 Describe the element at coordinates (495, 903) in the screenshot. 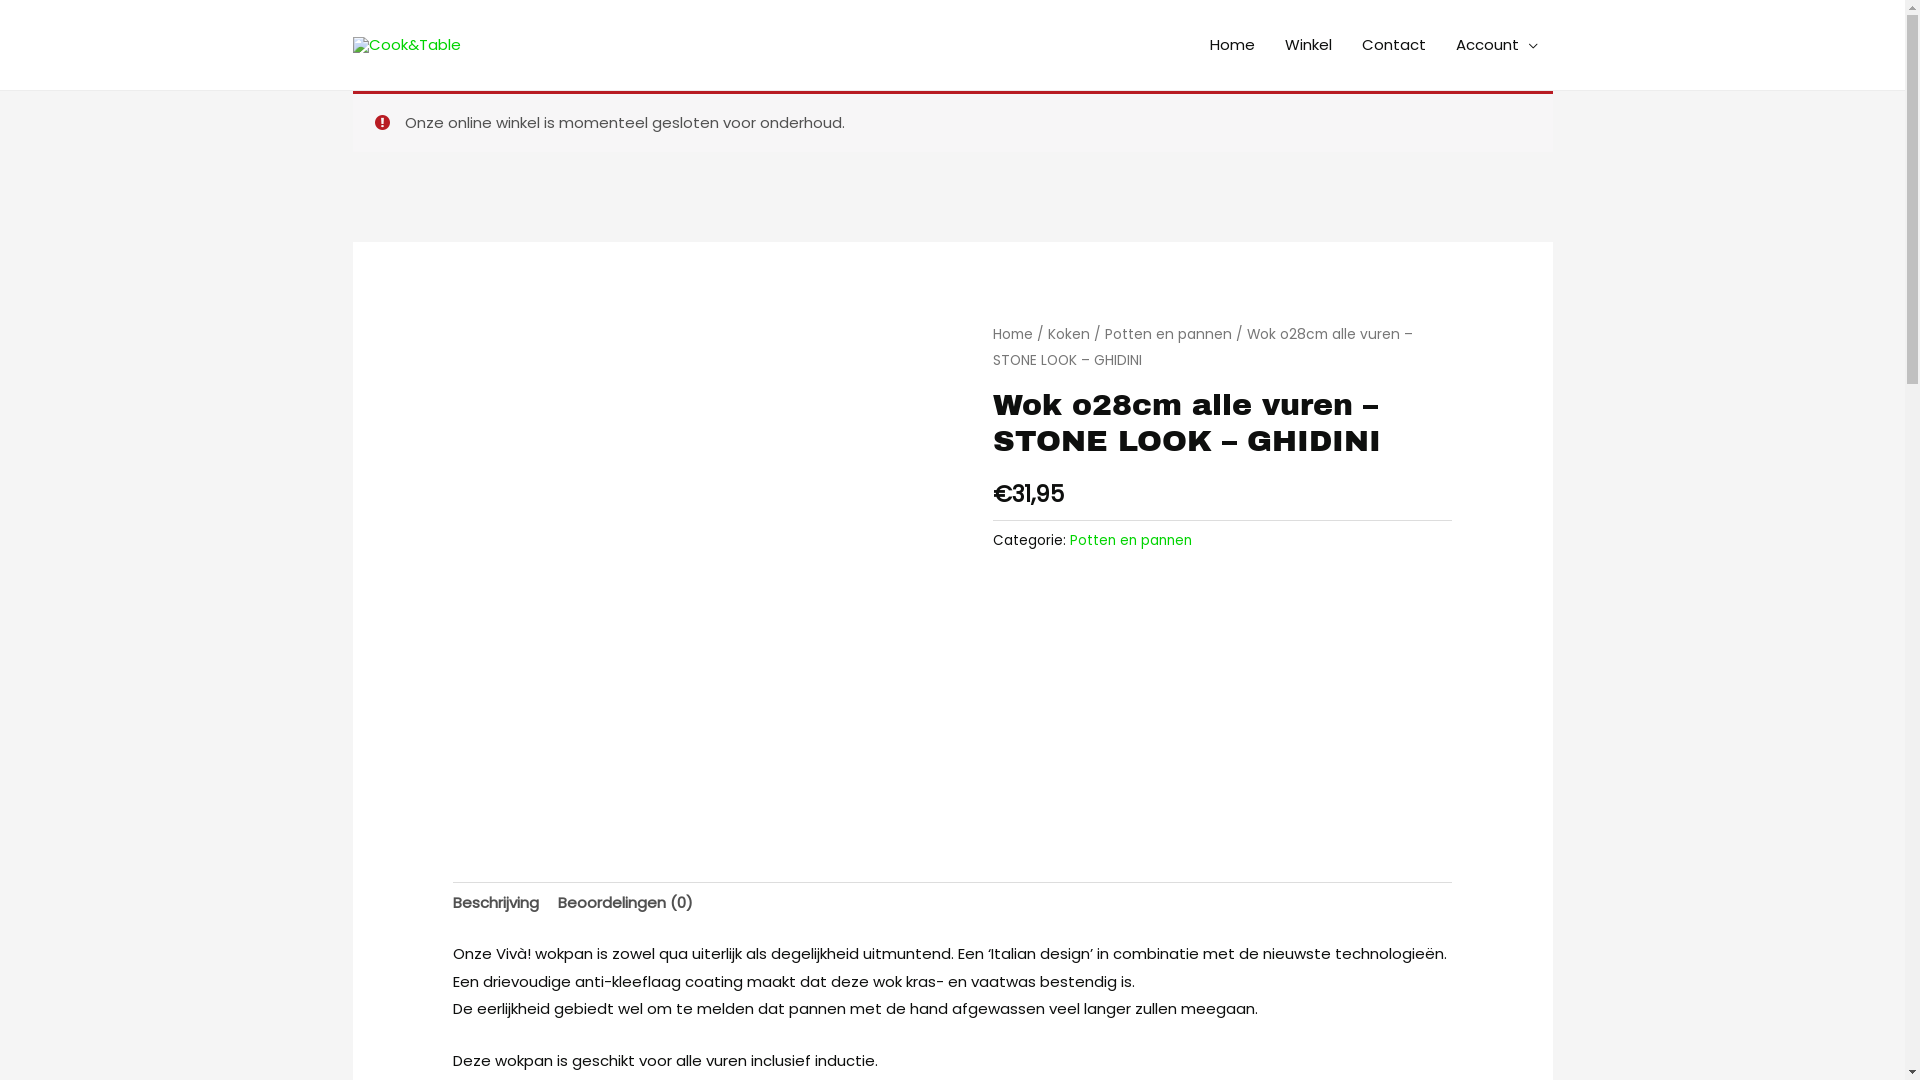

I see `'Beschrijving'` at that location.